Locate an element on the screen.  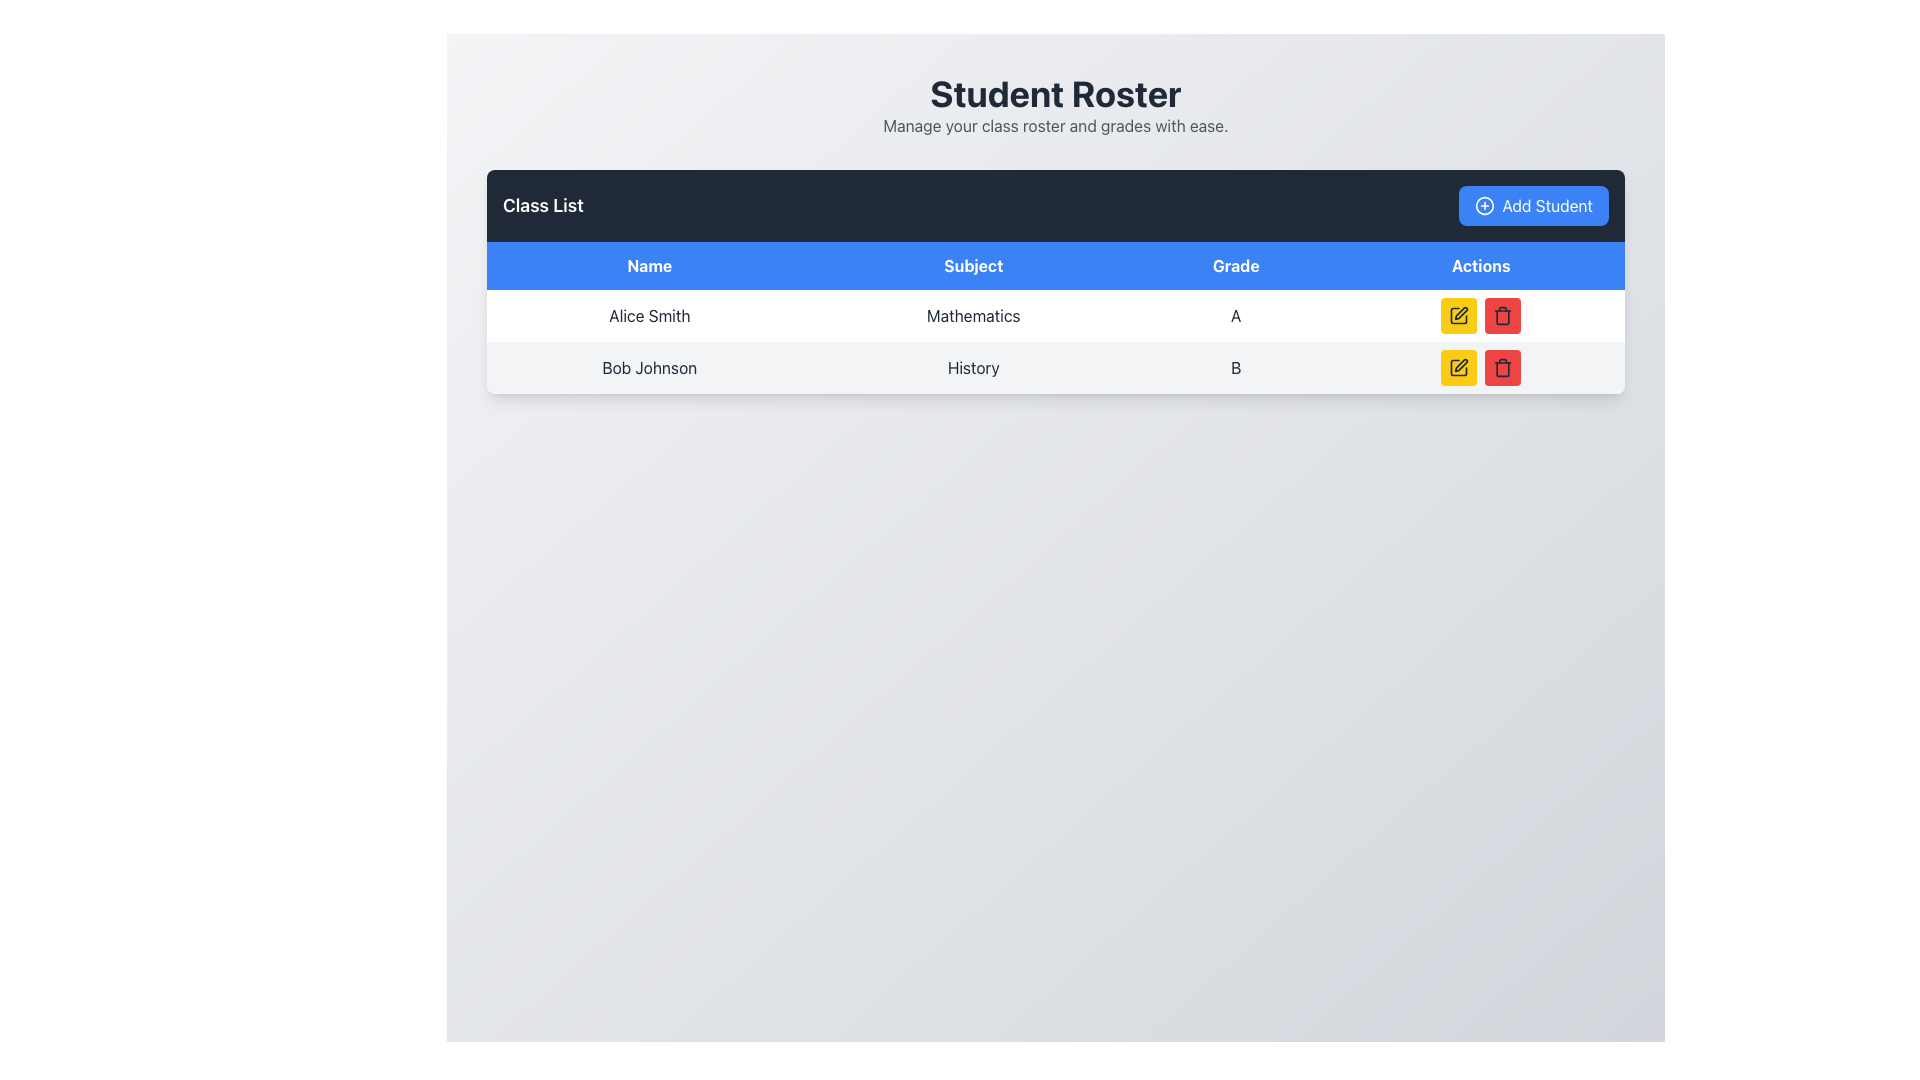
the static text label displaying 'Bob Johnson' in the 'Name' column of the 'Class List' table is located at coordinates (649, 367).